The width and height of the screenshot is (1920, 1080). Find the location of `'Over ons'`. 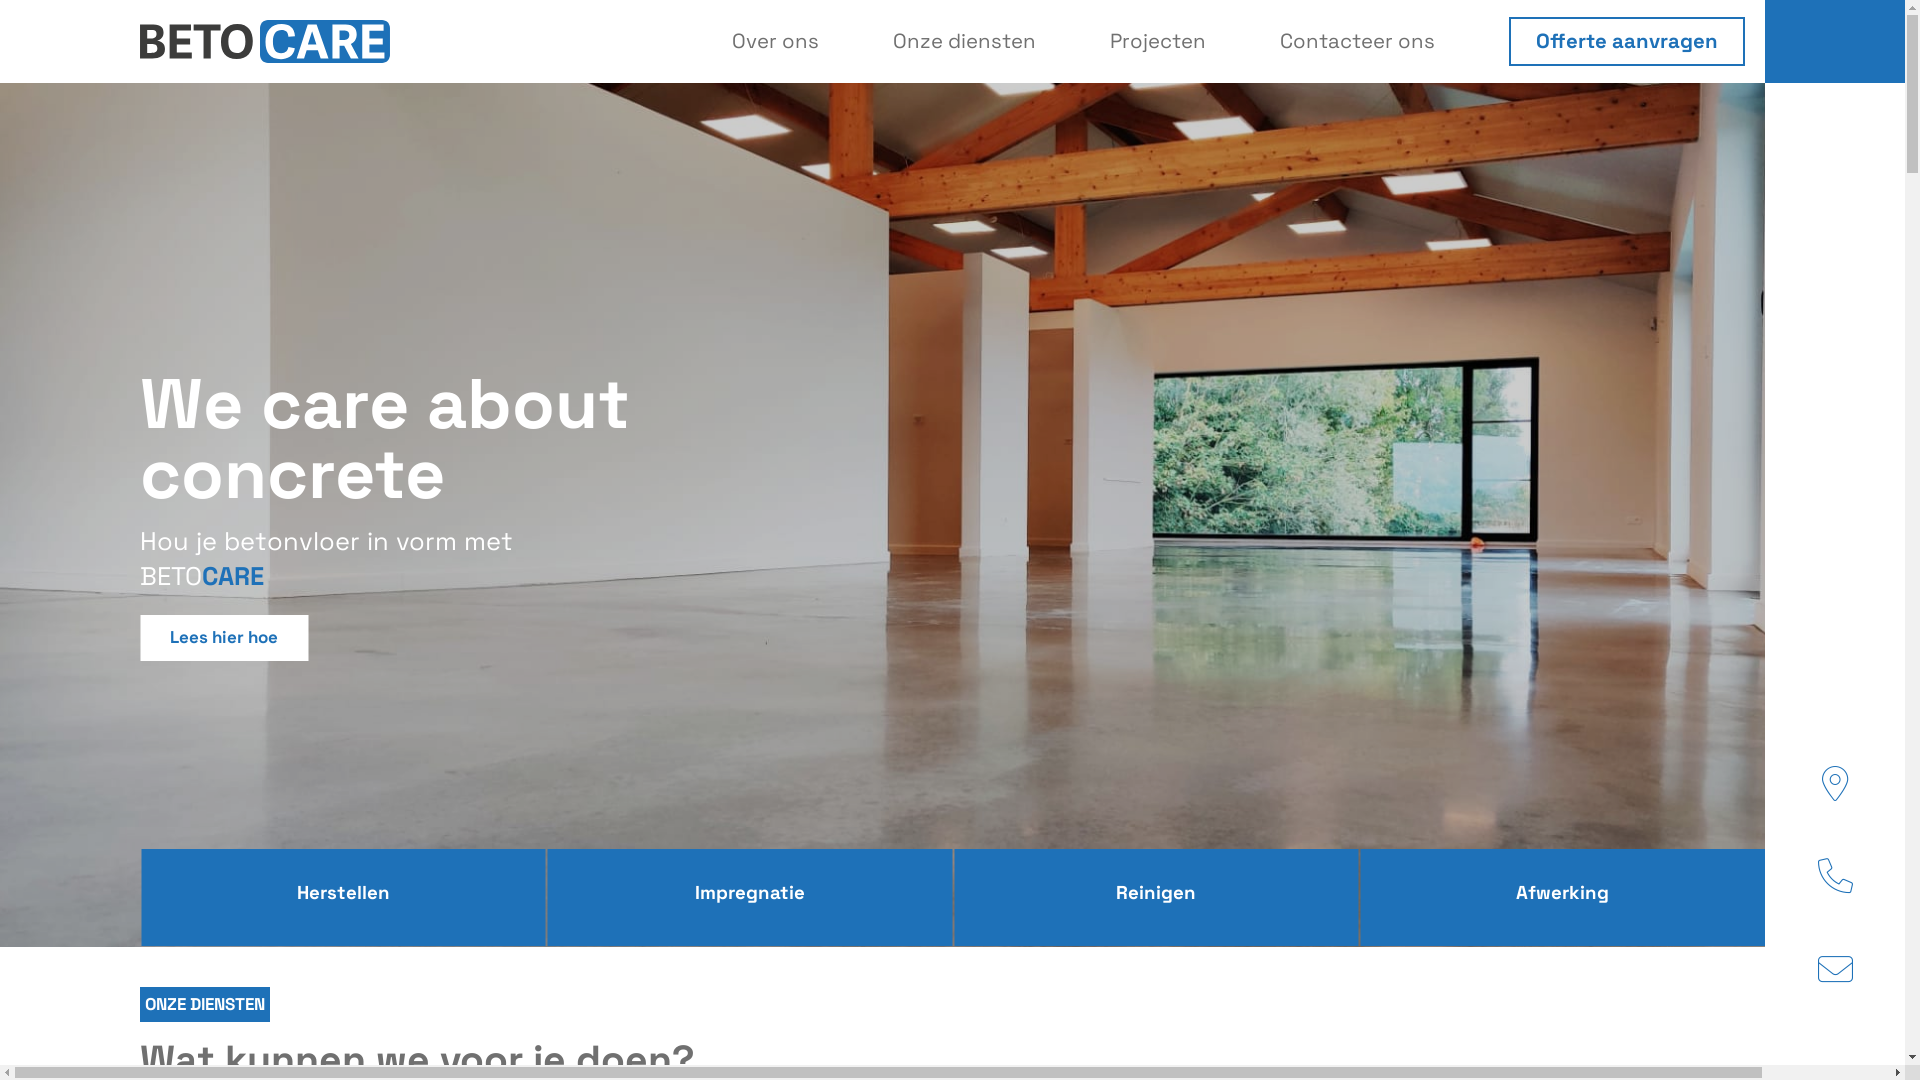

'Over ons' is located at coordinates (774, 41).